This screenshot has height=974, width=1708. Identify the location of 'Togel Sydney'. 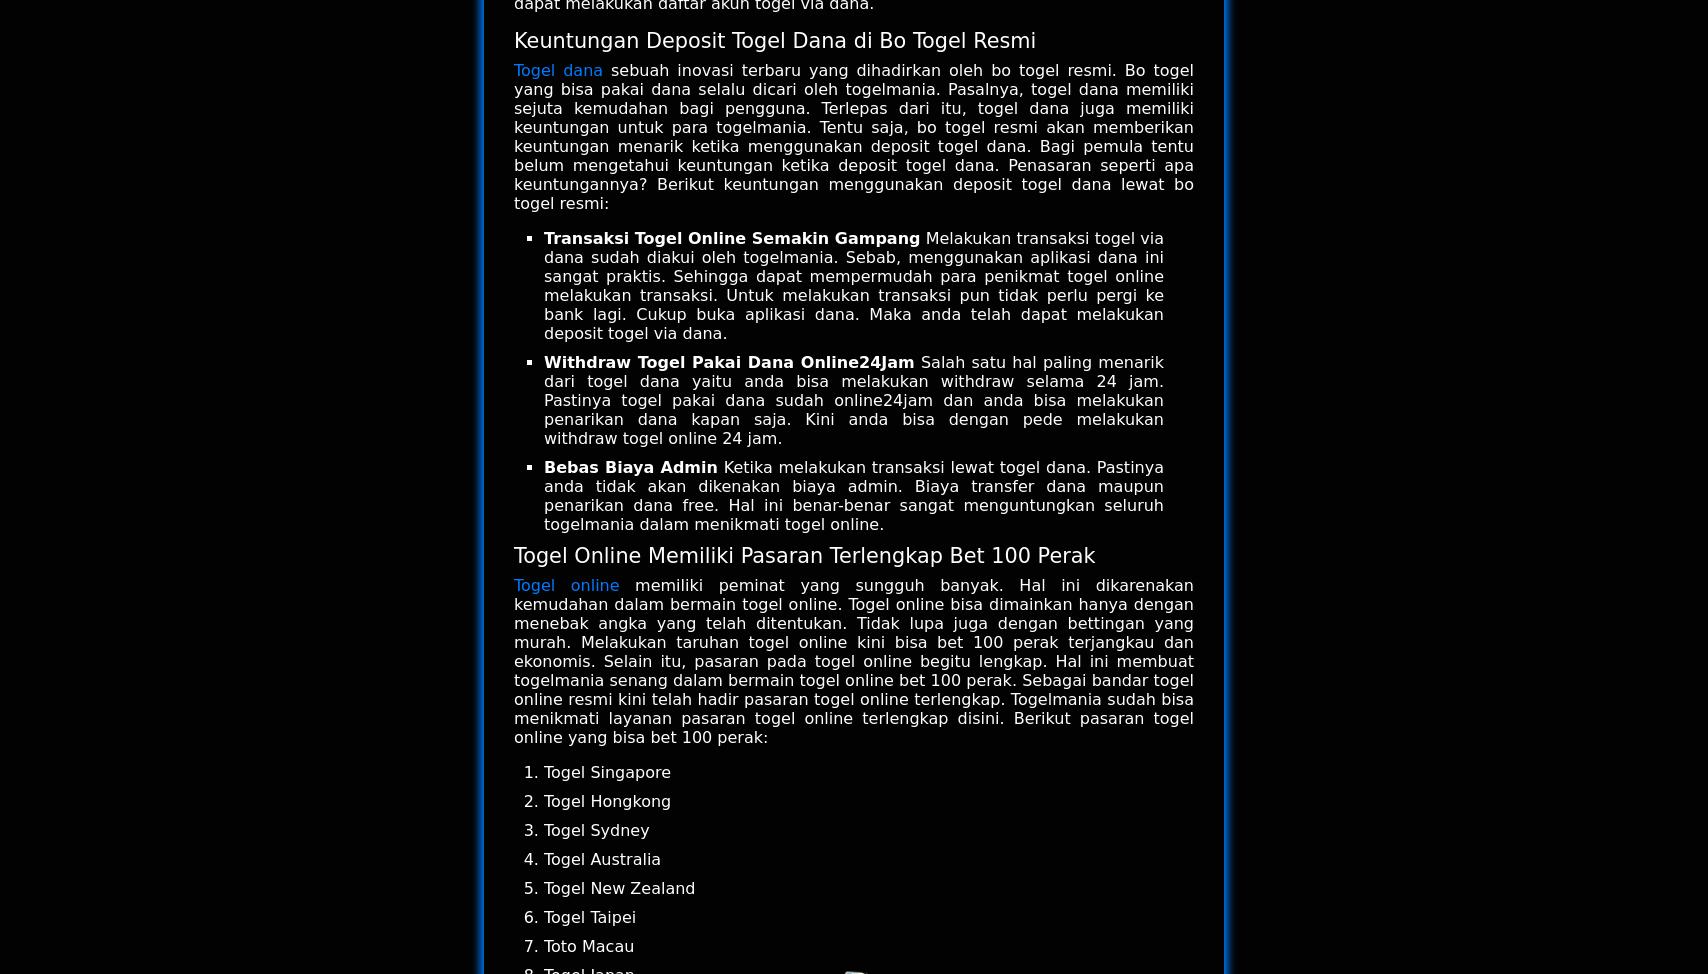
(543, 830).